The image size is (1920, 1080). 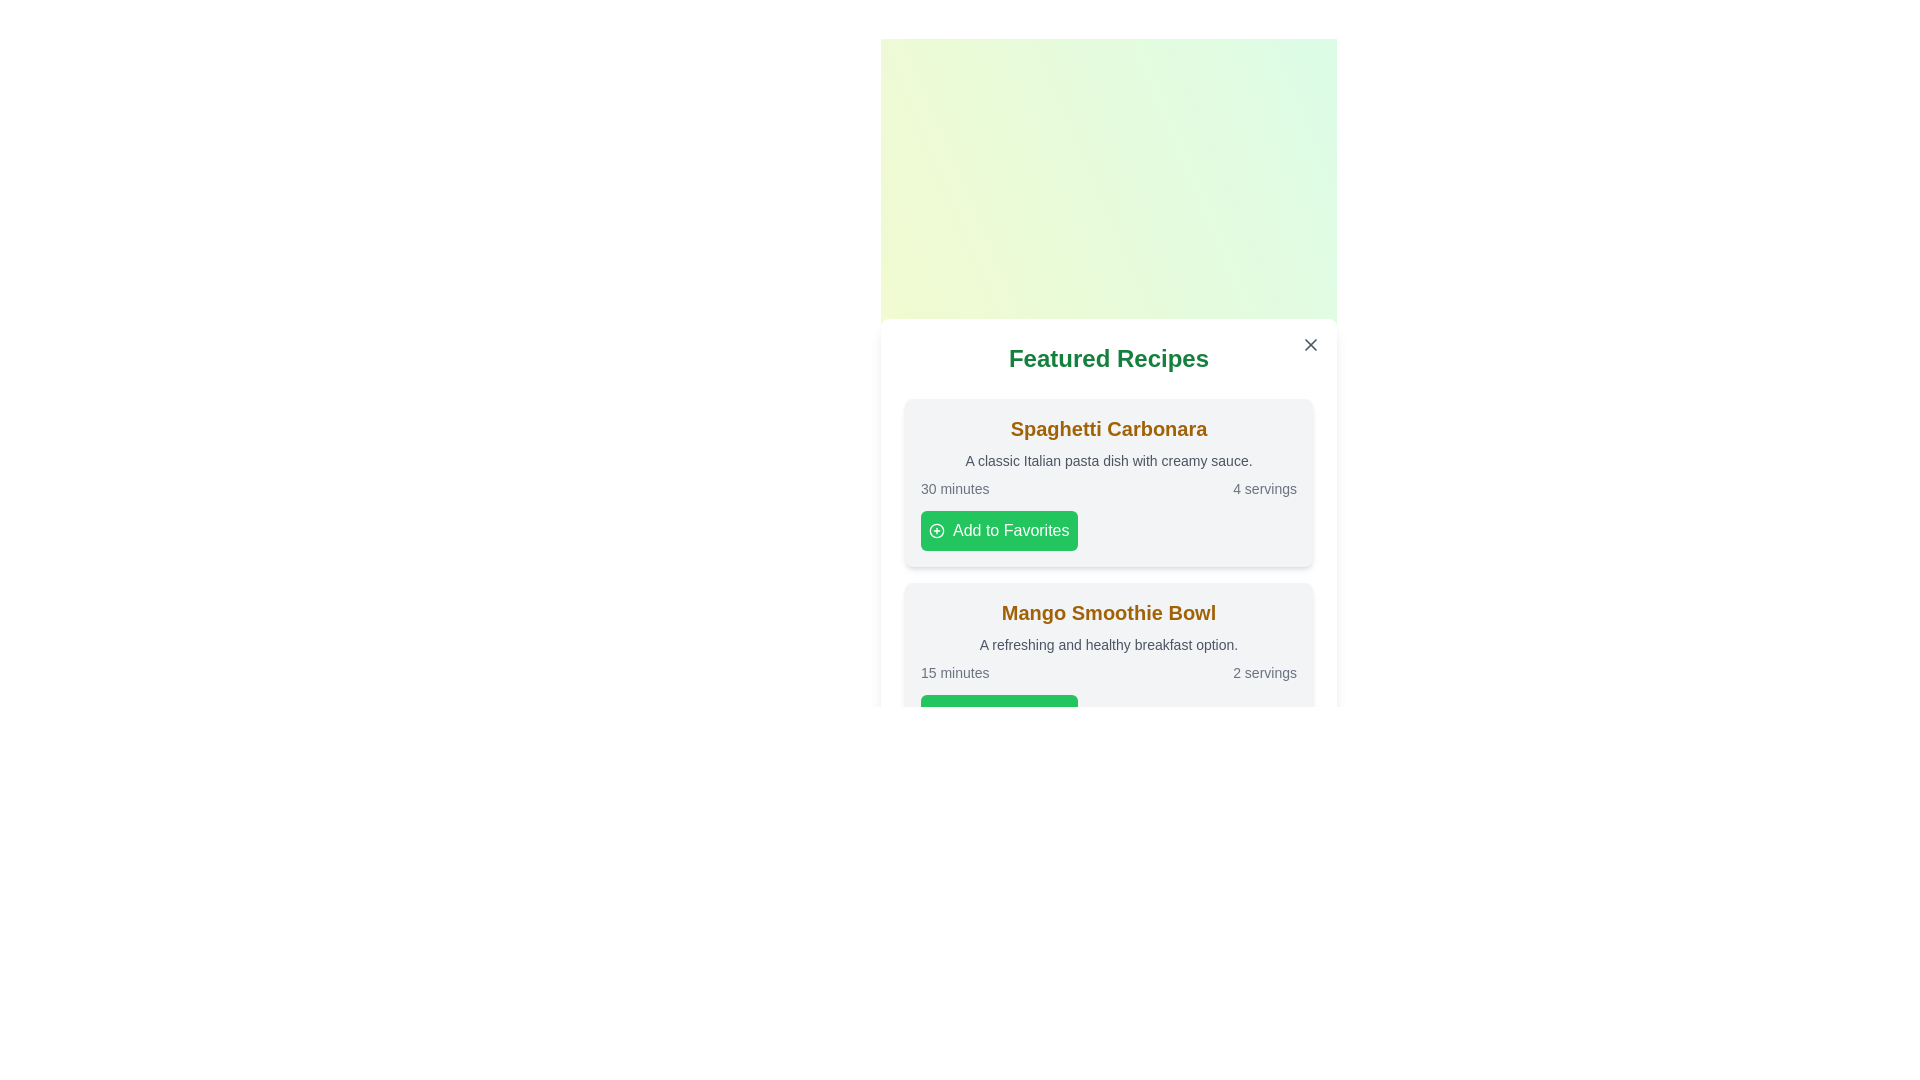 What do you see at coordinates (935, 530) in the screenshot?
I see `the Circle shape within the SVG graphic, which serves as a decorative or functional element indicating 'plus,' 'add,' or 'expand' functionality` at bounding box center [935, 530].